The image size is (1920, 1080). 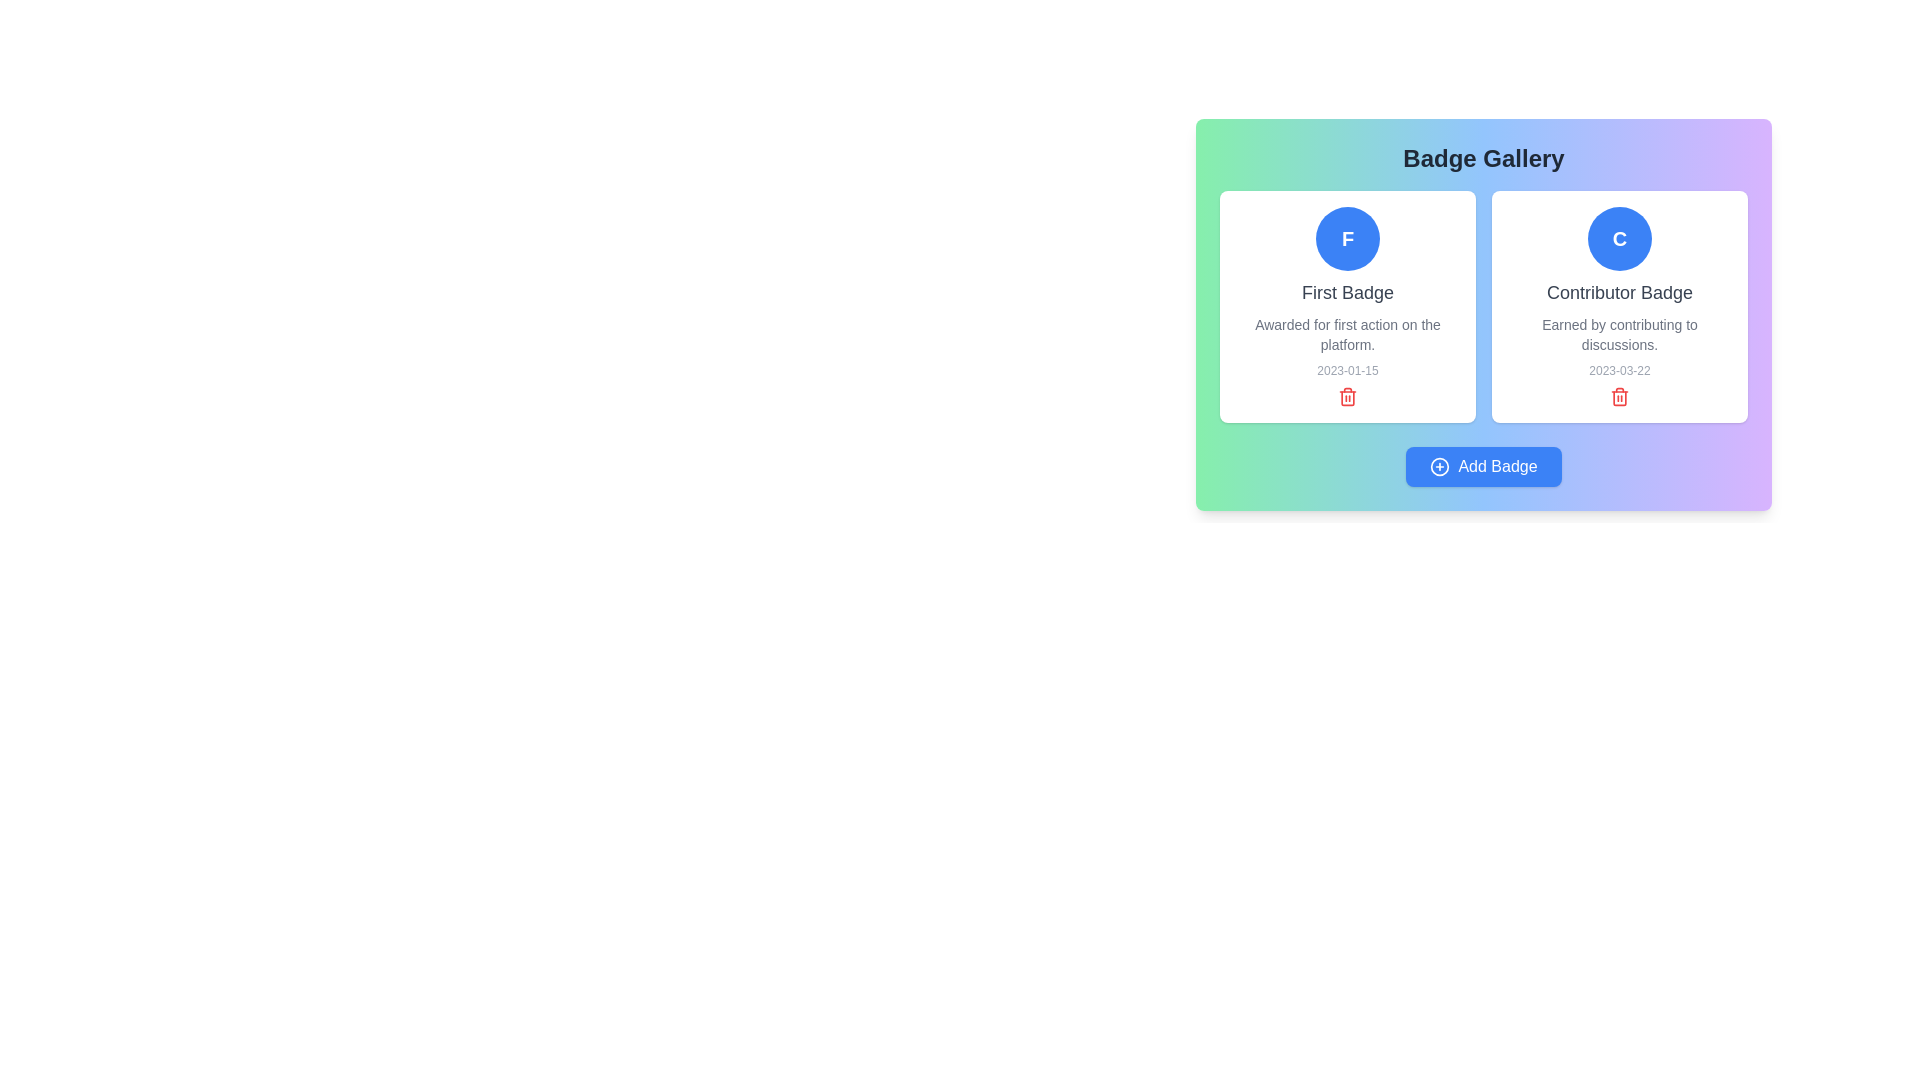 What do you see at coordinates (1483, 157) in the screenshot?
I see `the static Text Label/Header located at the top of the section, which serves as the title for the content below it` at bounding box center [1483, 157].